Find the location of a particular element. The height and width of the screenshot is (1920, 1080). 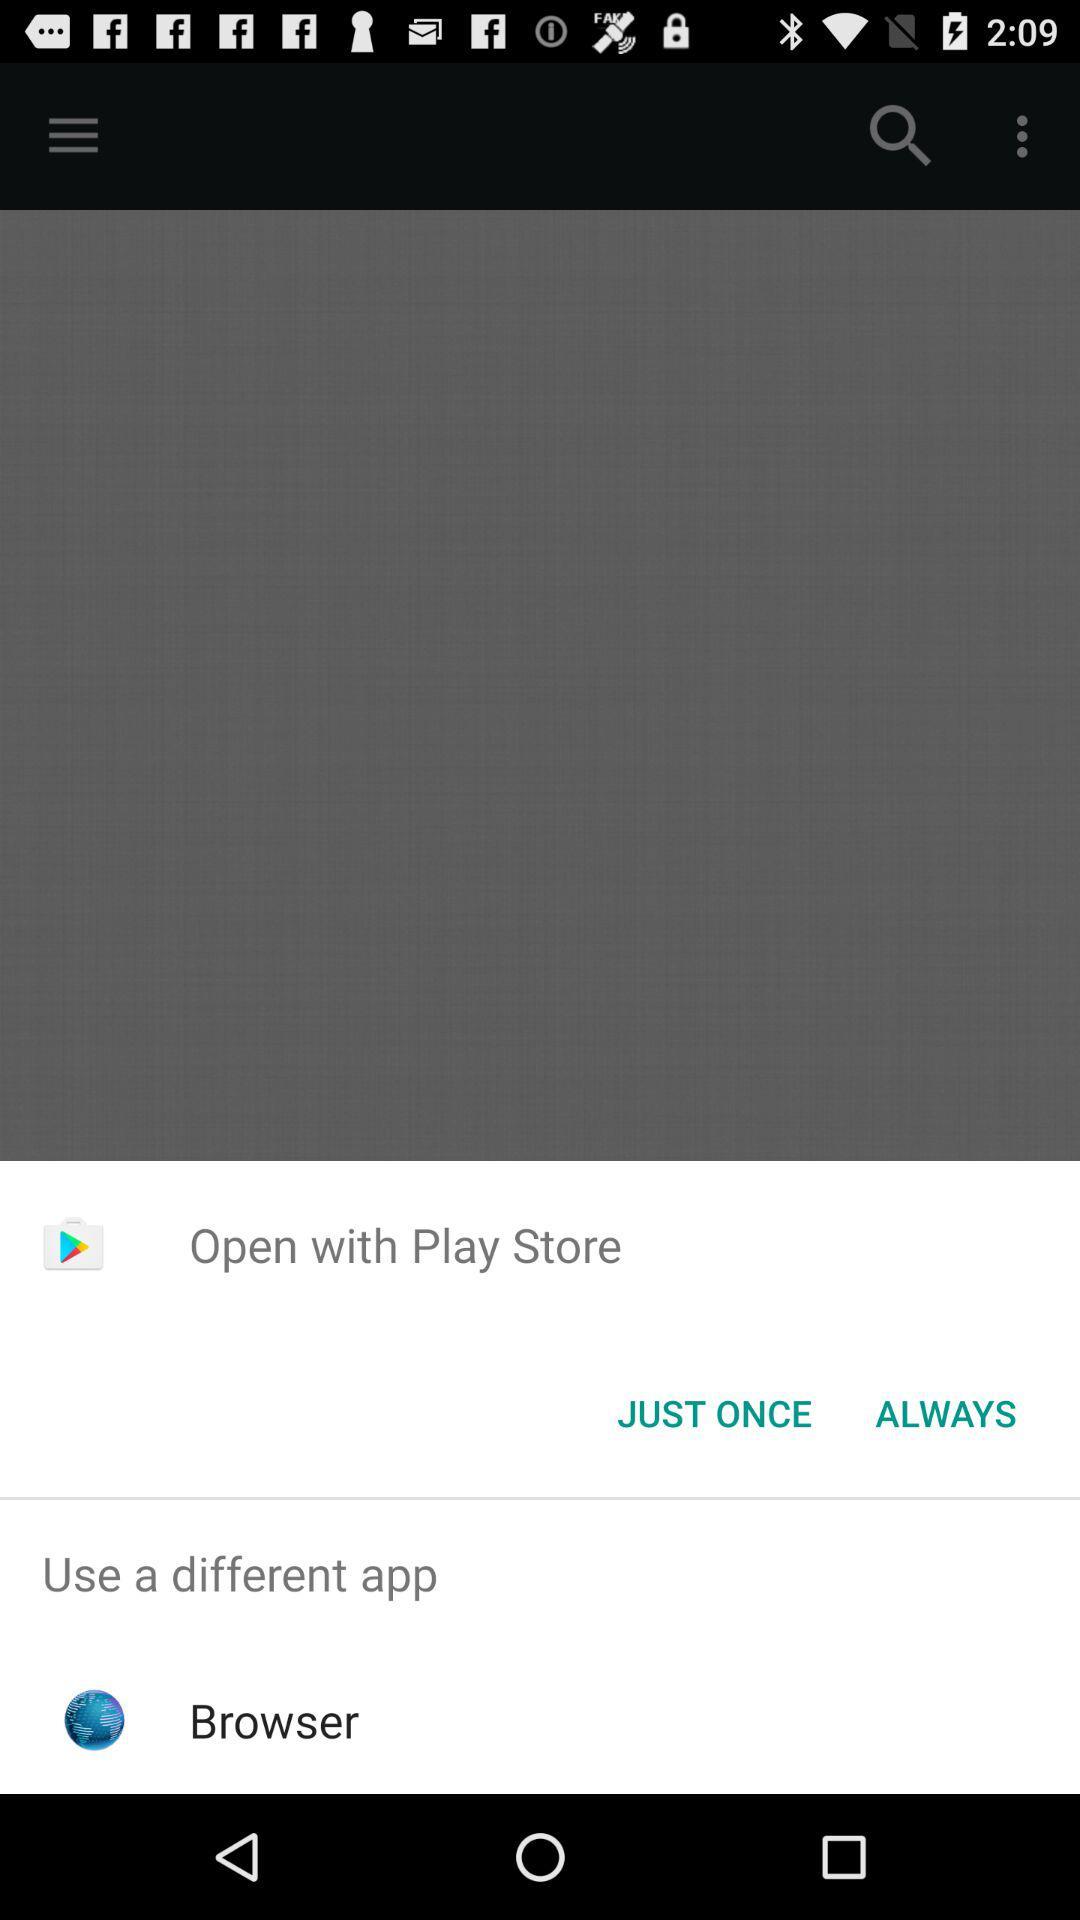

always is located at coordinates (945, 1411).